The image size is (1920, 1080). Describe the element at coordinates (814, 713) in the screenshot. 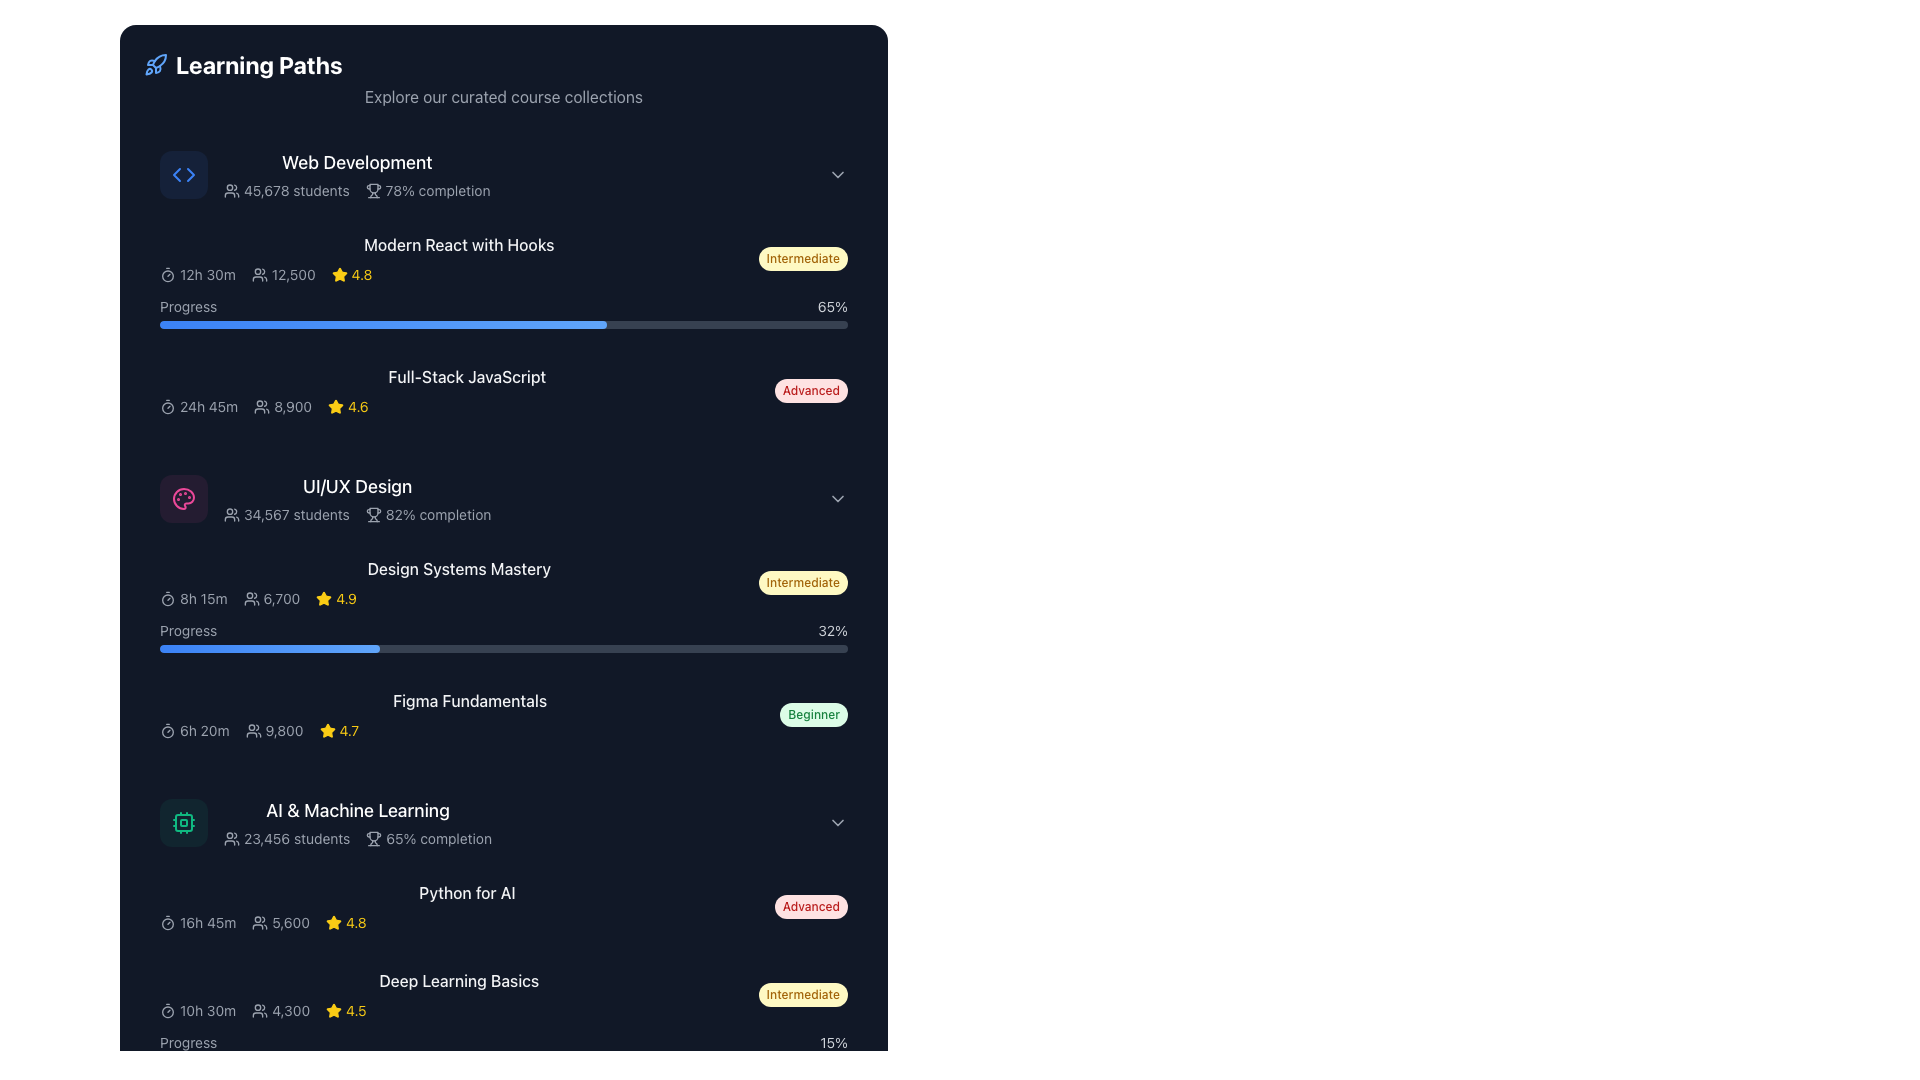

I see `the 'Beginner' badge element with a light green background, which is located to the far right of the 'Figma Fundamentals' course entry in the 'Learning Paths' section` at that location.